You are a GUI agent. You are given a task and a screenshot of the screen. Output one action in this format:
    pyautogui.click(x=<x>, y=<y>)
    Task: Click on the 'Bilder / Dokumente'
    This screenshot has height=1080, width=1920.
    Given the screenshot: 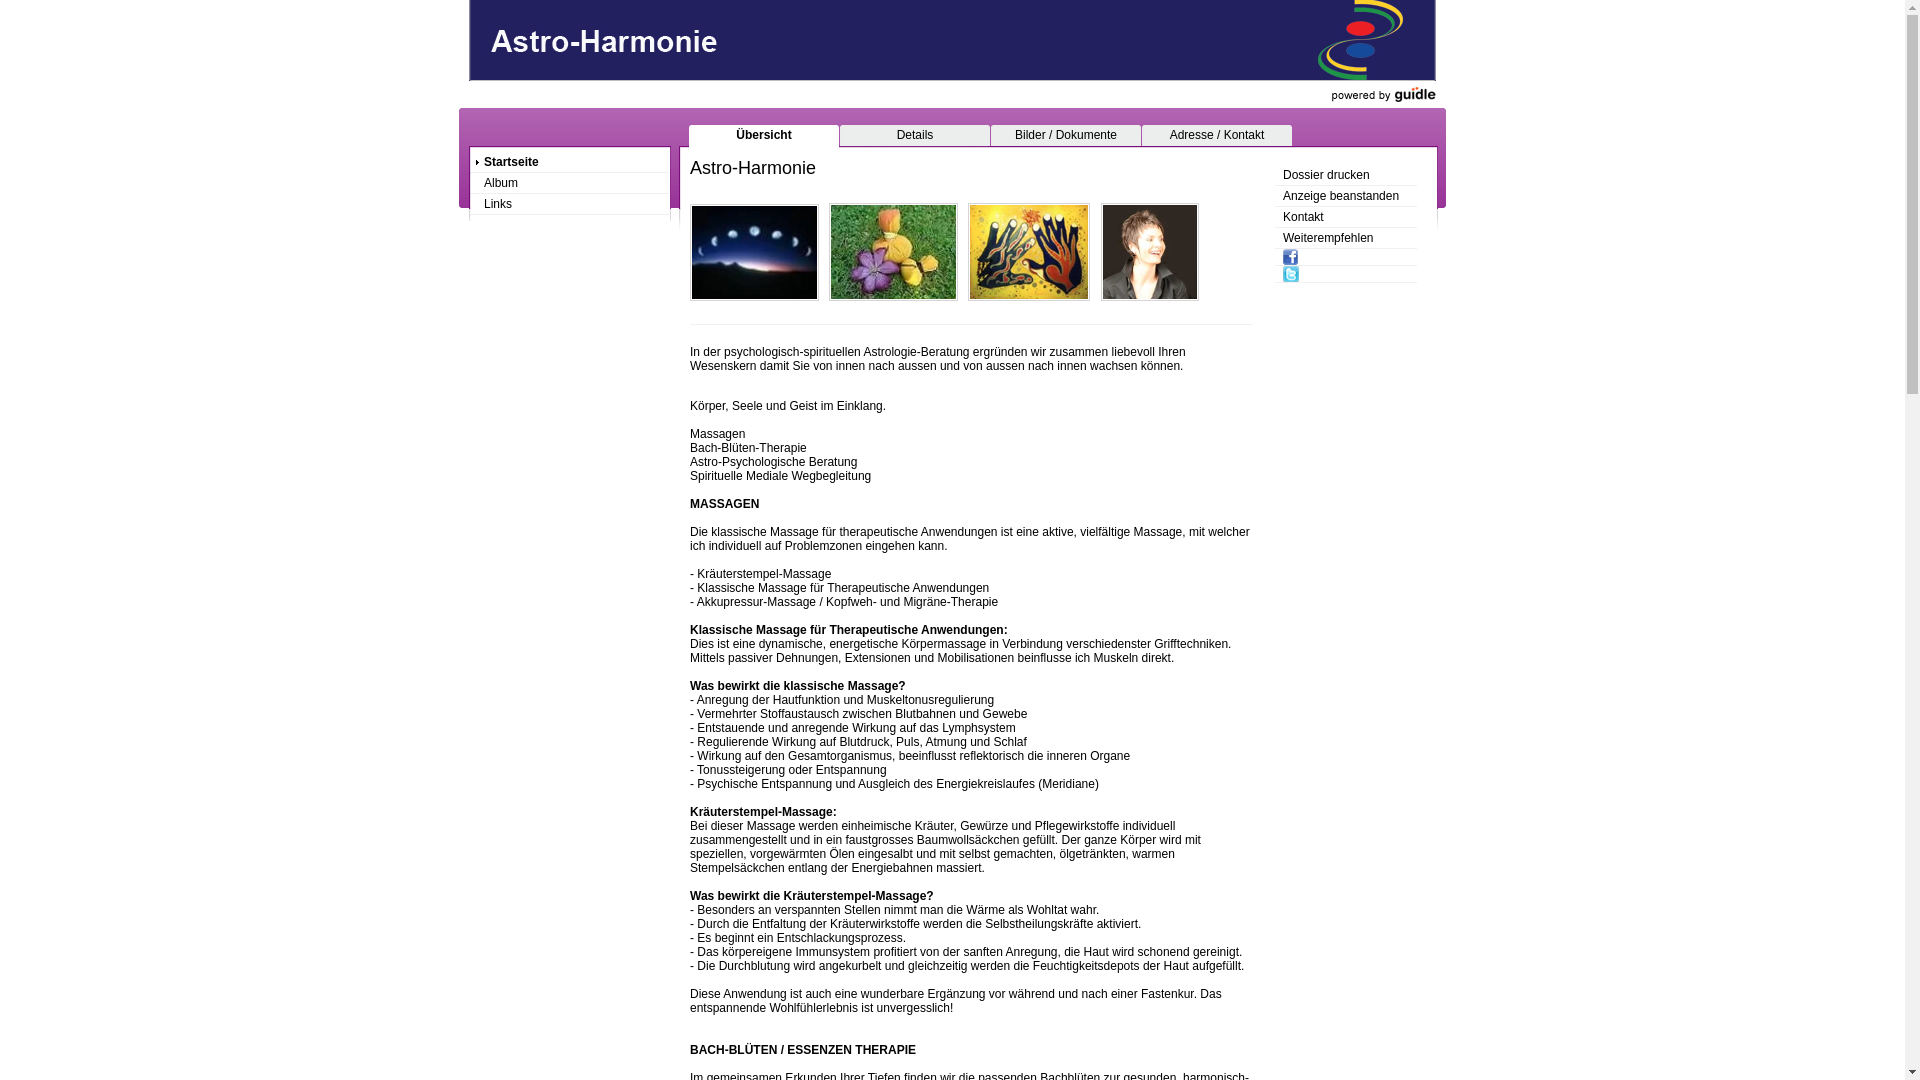 What is the action you would take?
    pyautogui.click(x=1064, y=135)
    